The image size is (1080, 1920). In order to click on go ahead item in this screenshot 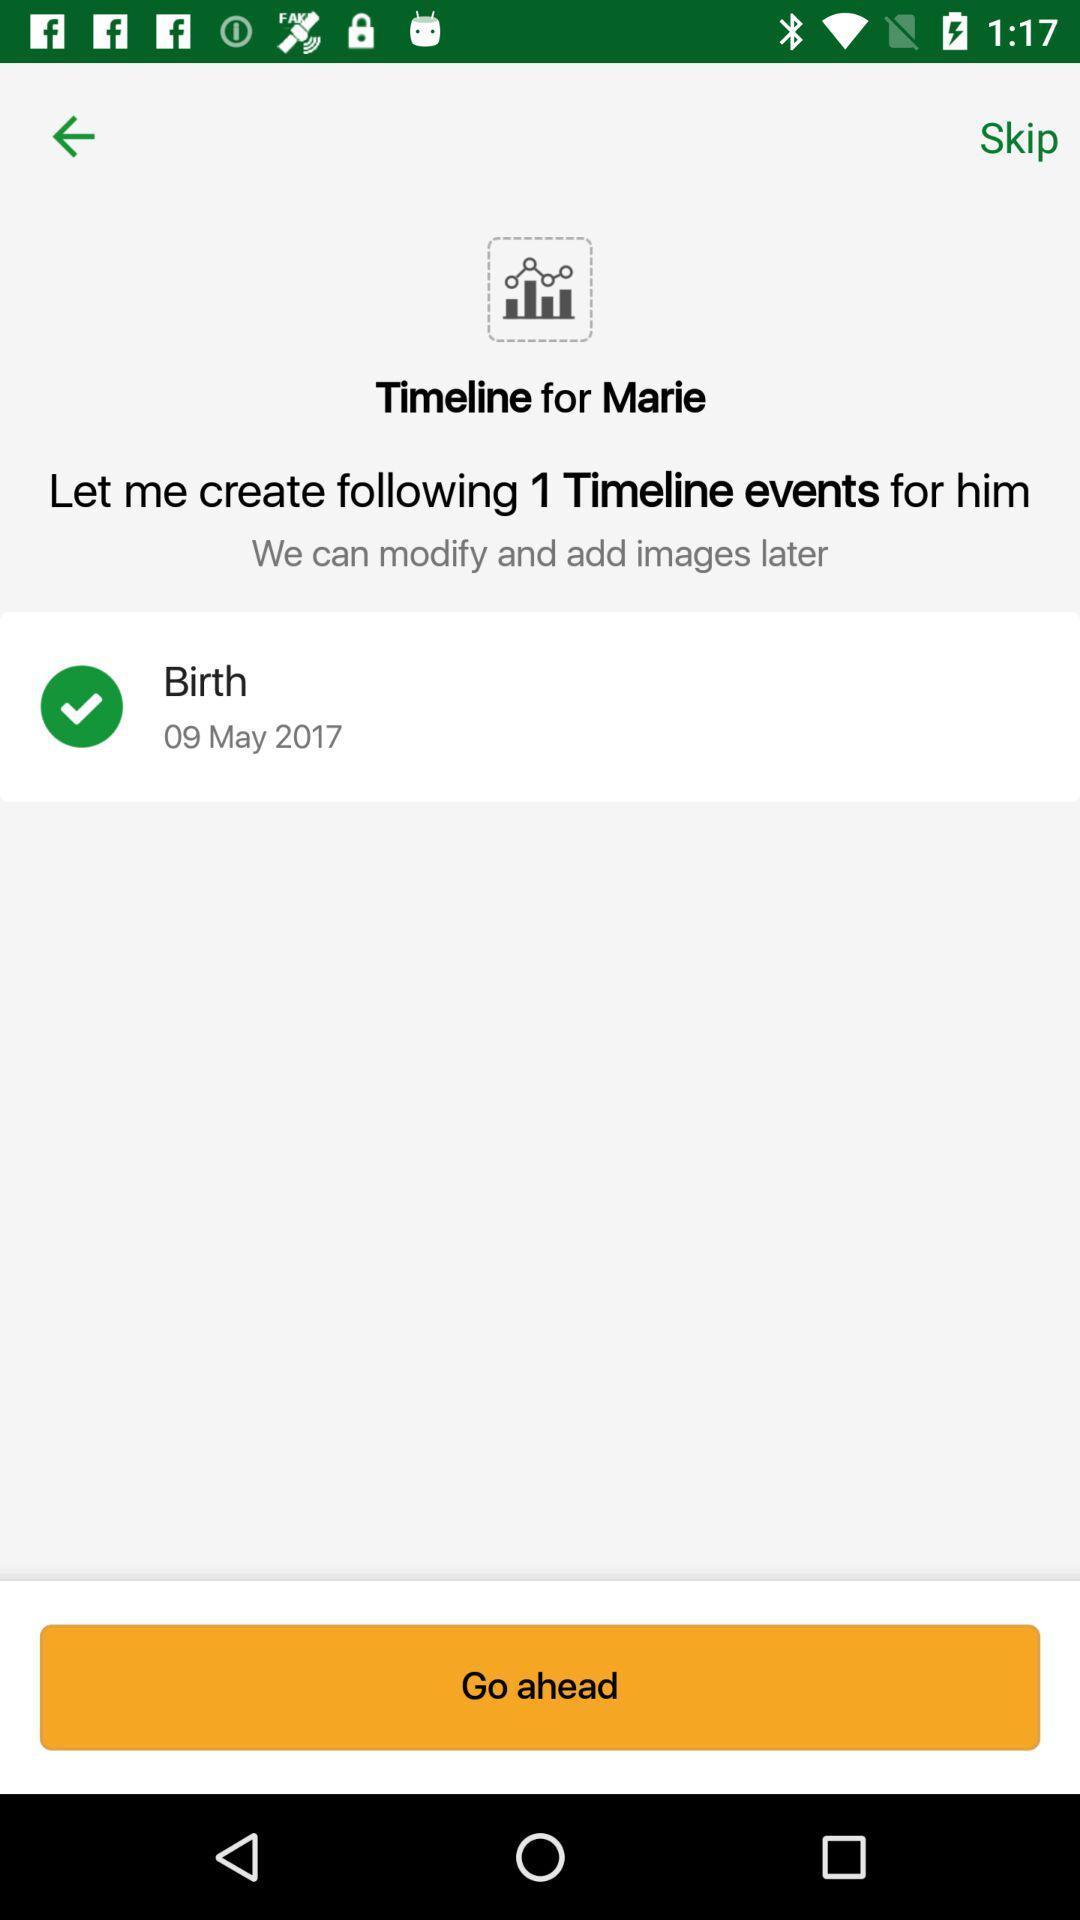, I will do `click(540, 1686)`.